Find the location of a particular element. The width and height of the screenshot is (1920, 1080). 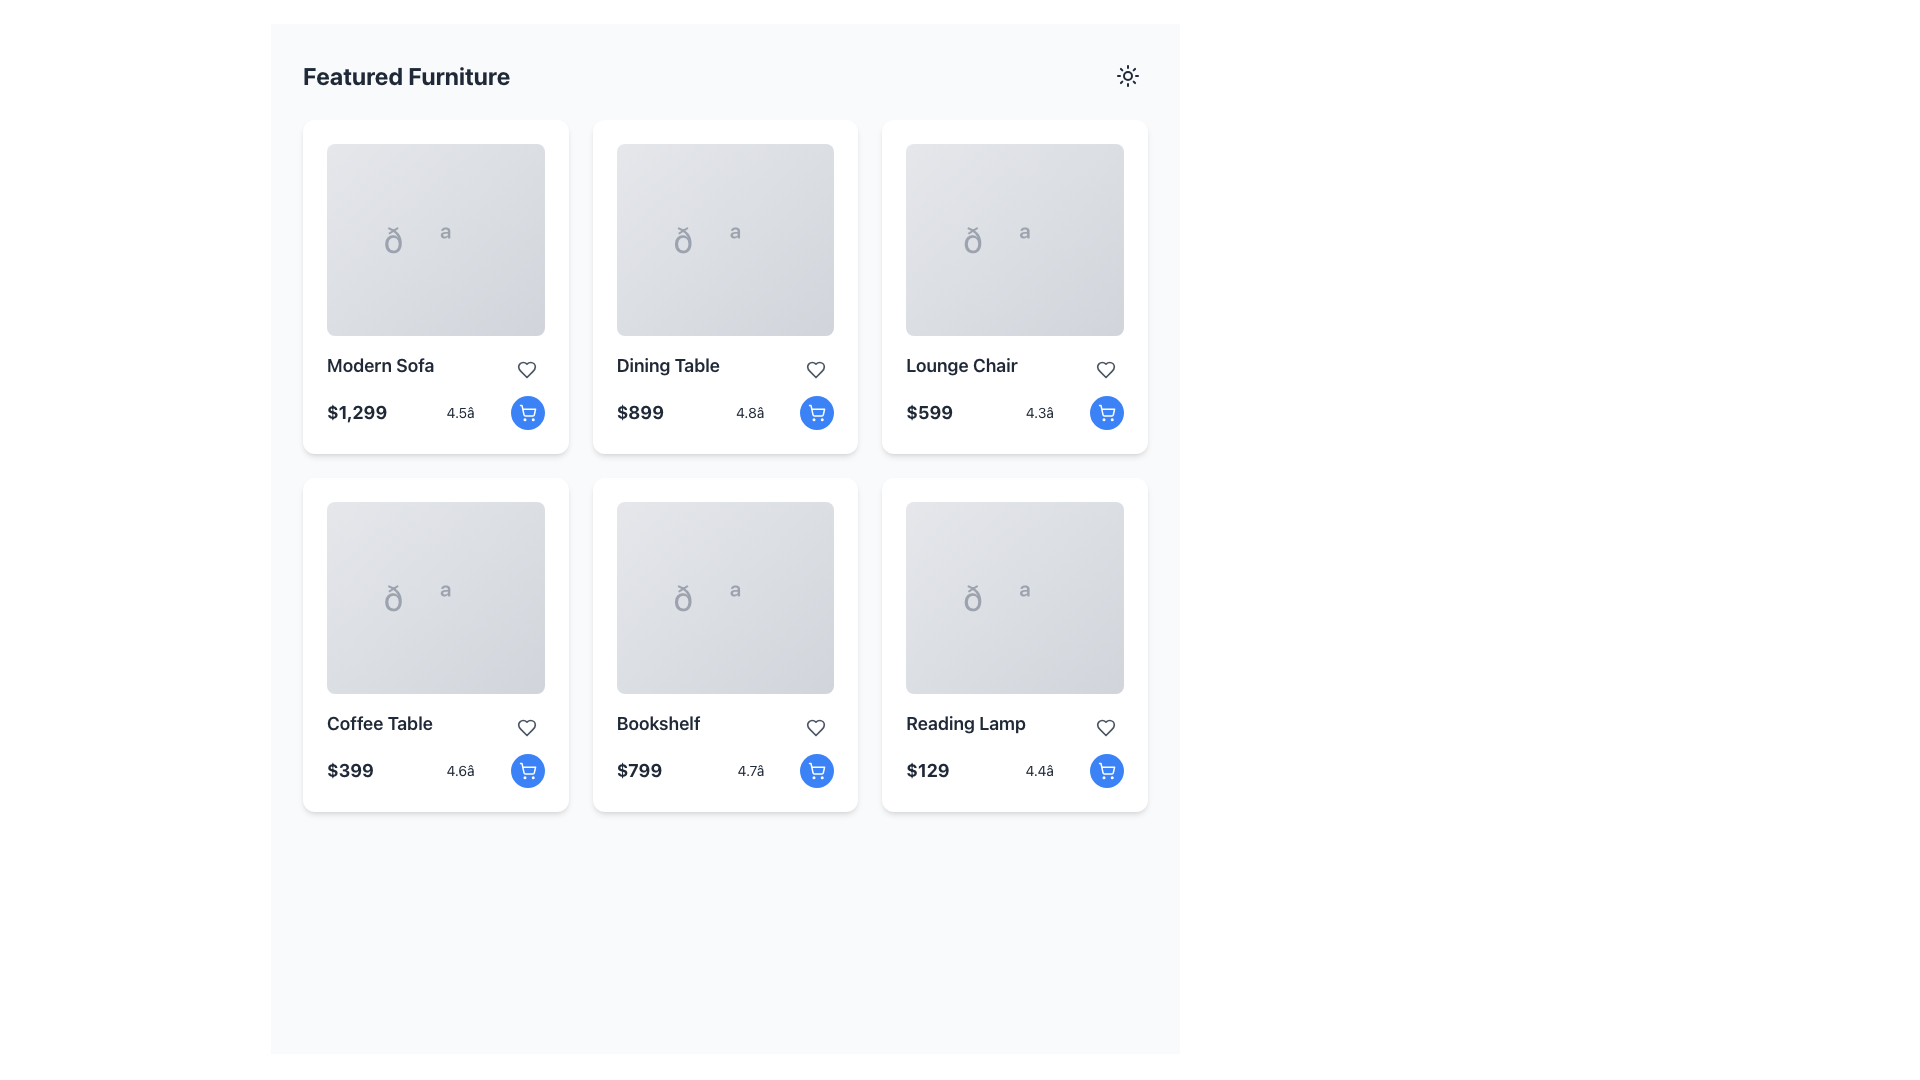

text label indicating 'Coffee Table' located in the third card of the second row, positioned above the price text '$399' is located at coordinates (379, 724).